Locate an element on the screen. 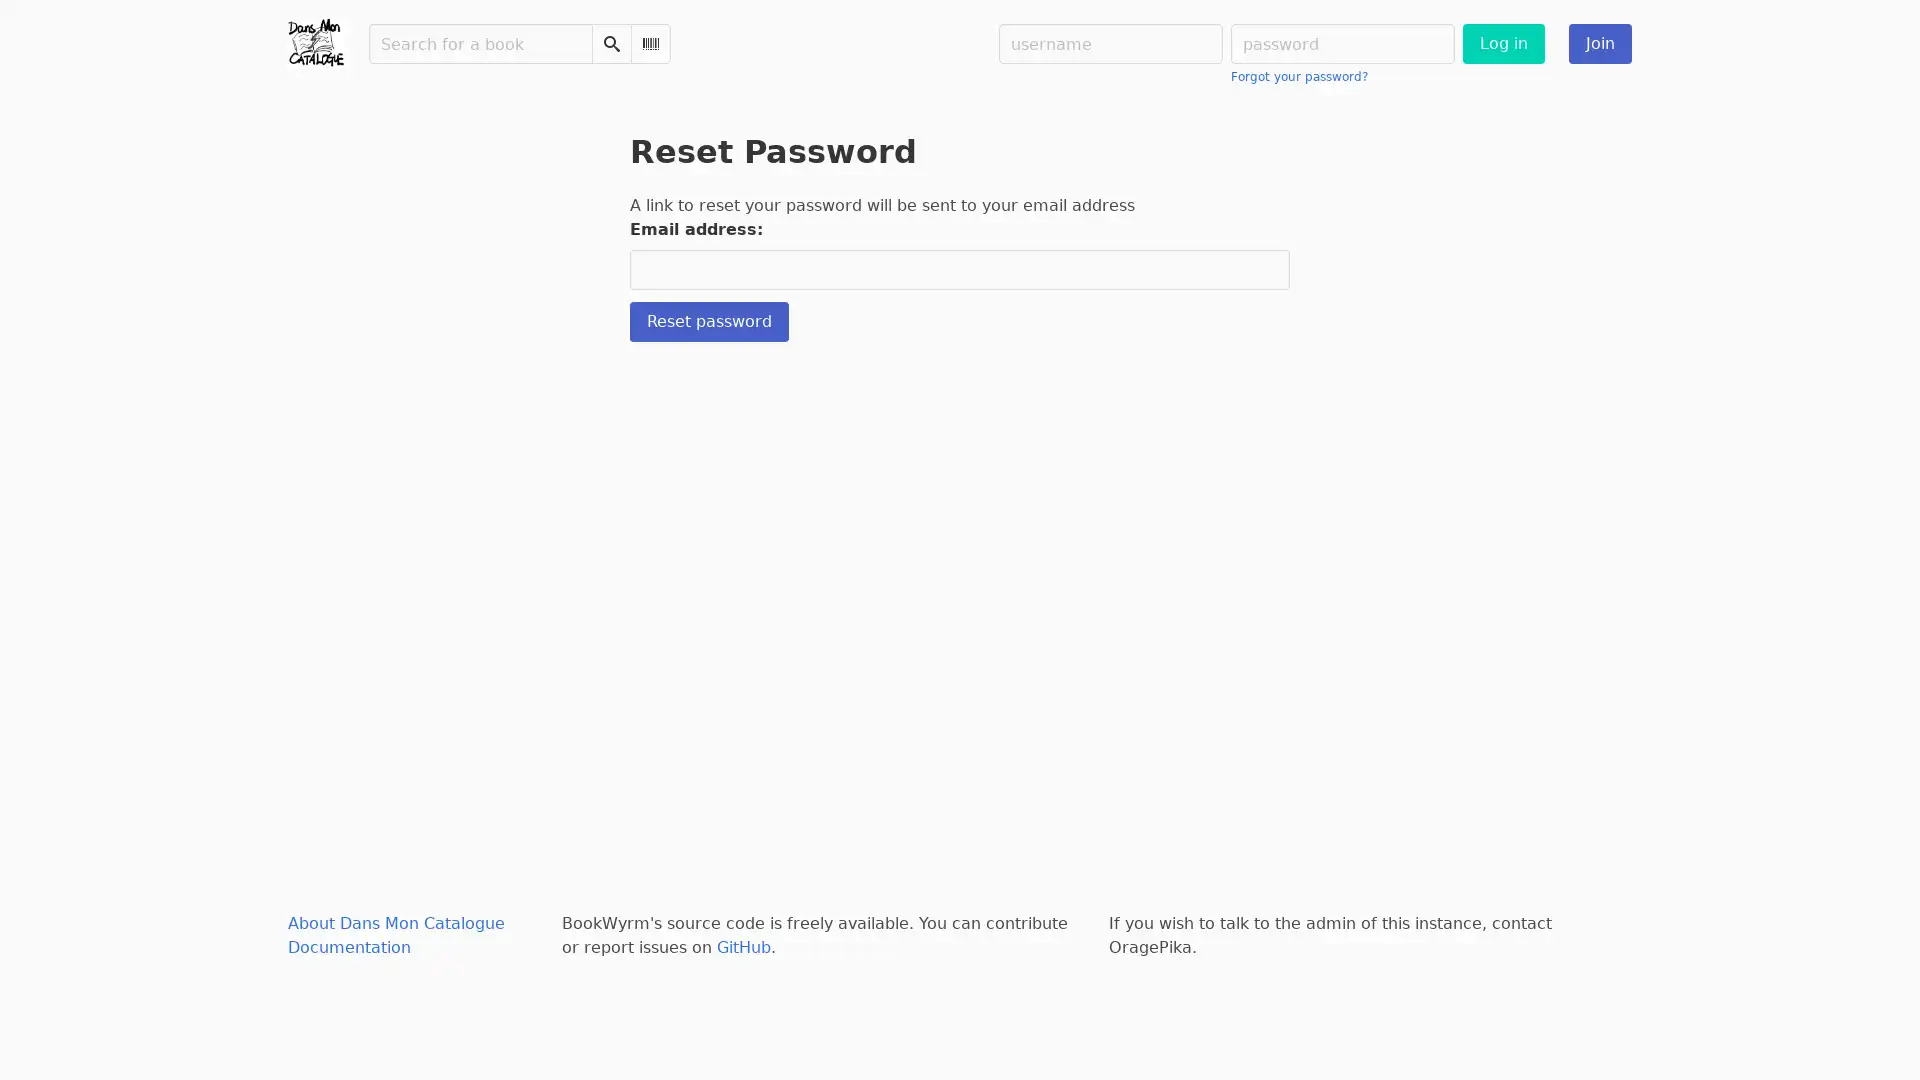 This screenshot has height=1080, width=1920. Scan Barcode is located at coordinates (651, 43).